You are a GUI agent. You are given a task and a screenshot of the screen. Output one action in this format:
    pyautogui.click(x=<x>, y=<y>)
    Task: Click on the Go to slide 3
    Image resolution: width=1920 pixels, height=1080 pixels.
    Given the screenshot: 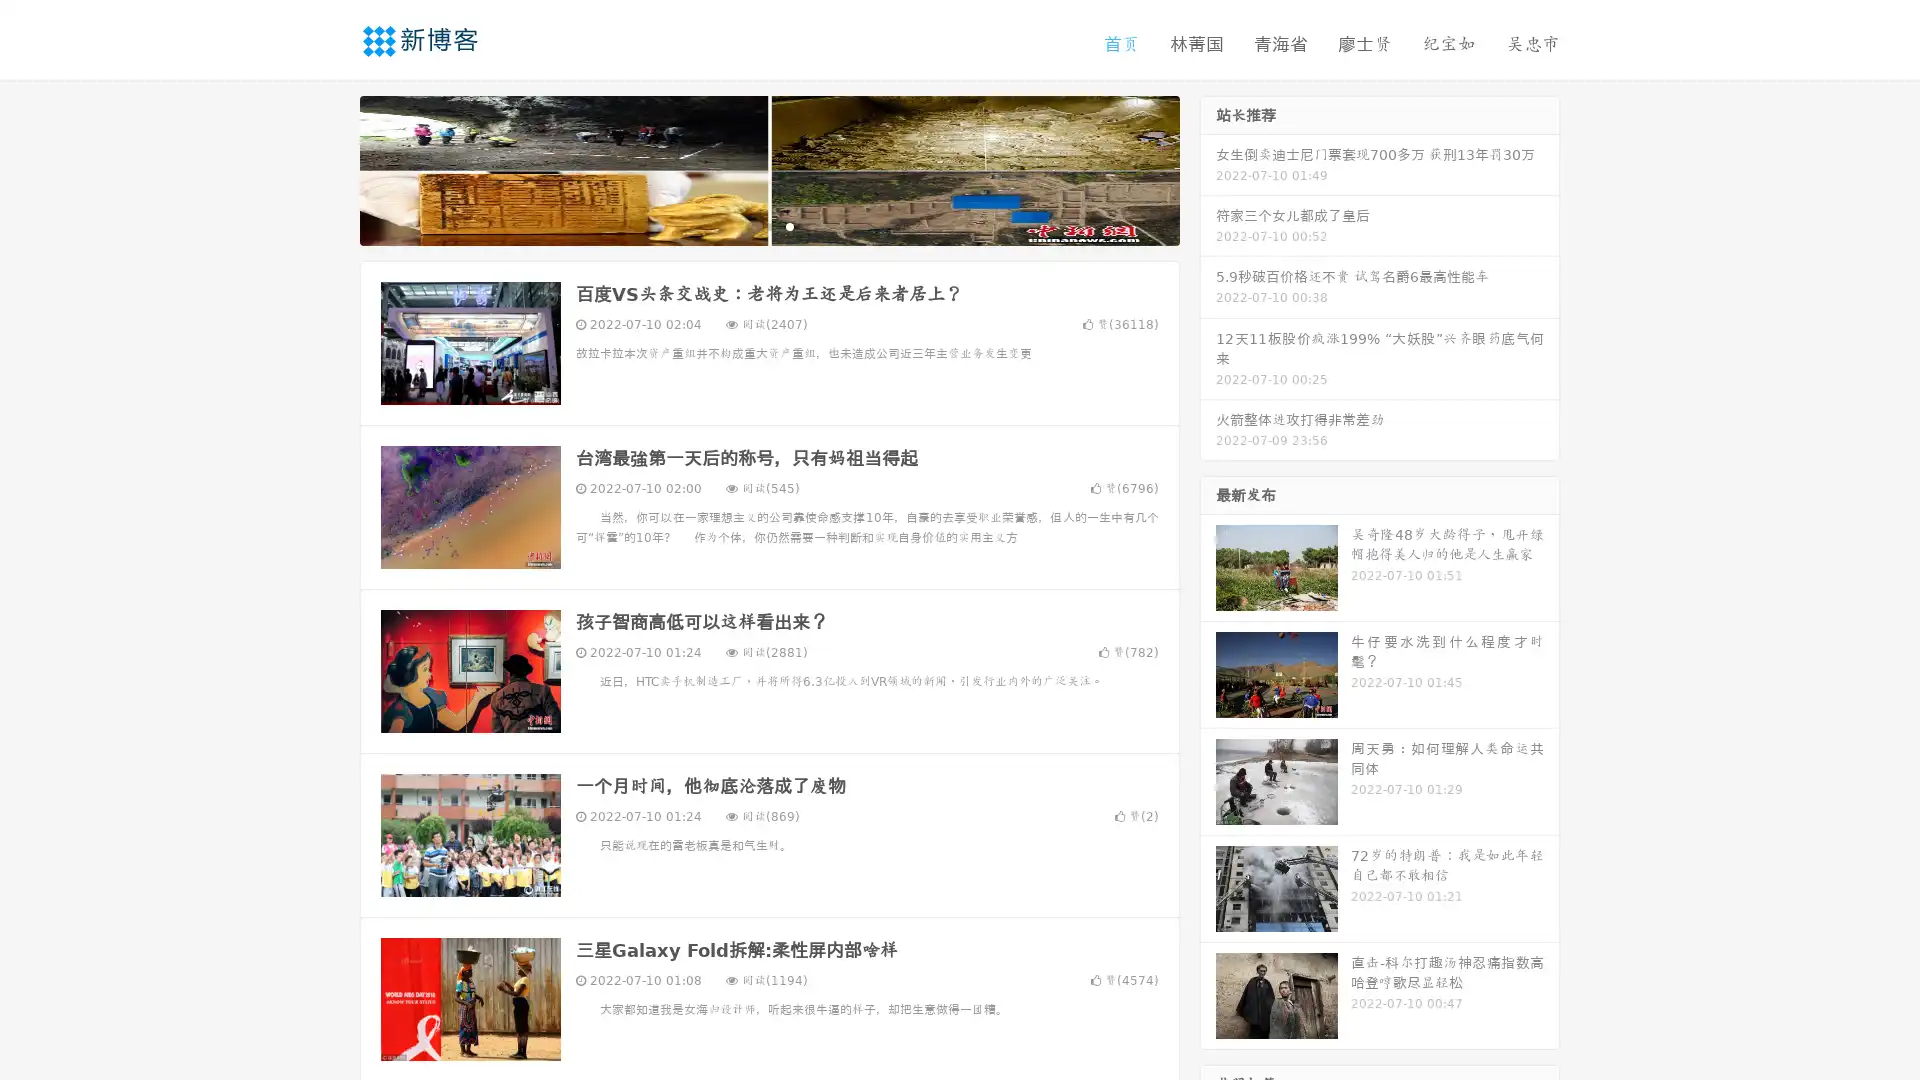 What is the action you would take?
    pyautogui.click(x=789, y=225)
    